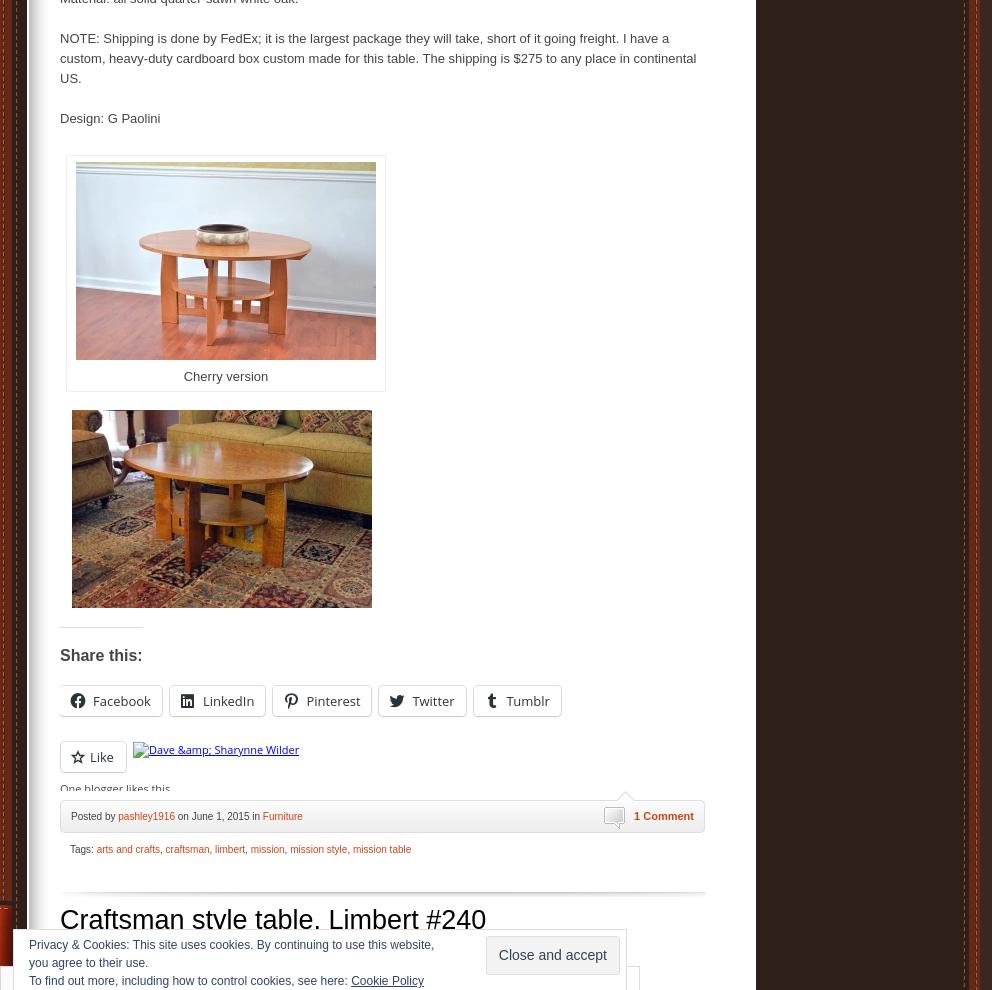  What do you see at coordinates (185, 848) in the screenshot?
I see `'craftsman'` at bounding box center [185, 848].